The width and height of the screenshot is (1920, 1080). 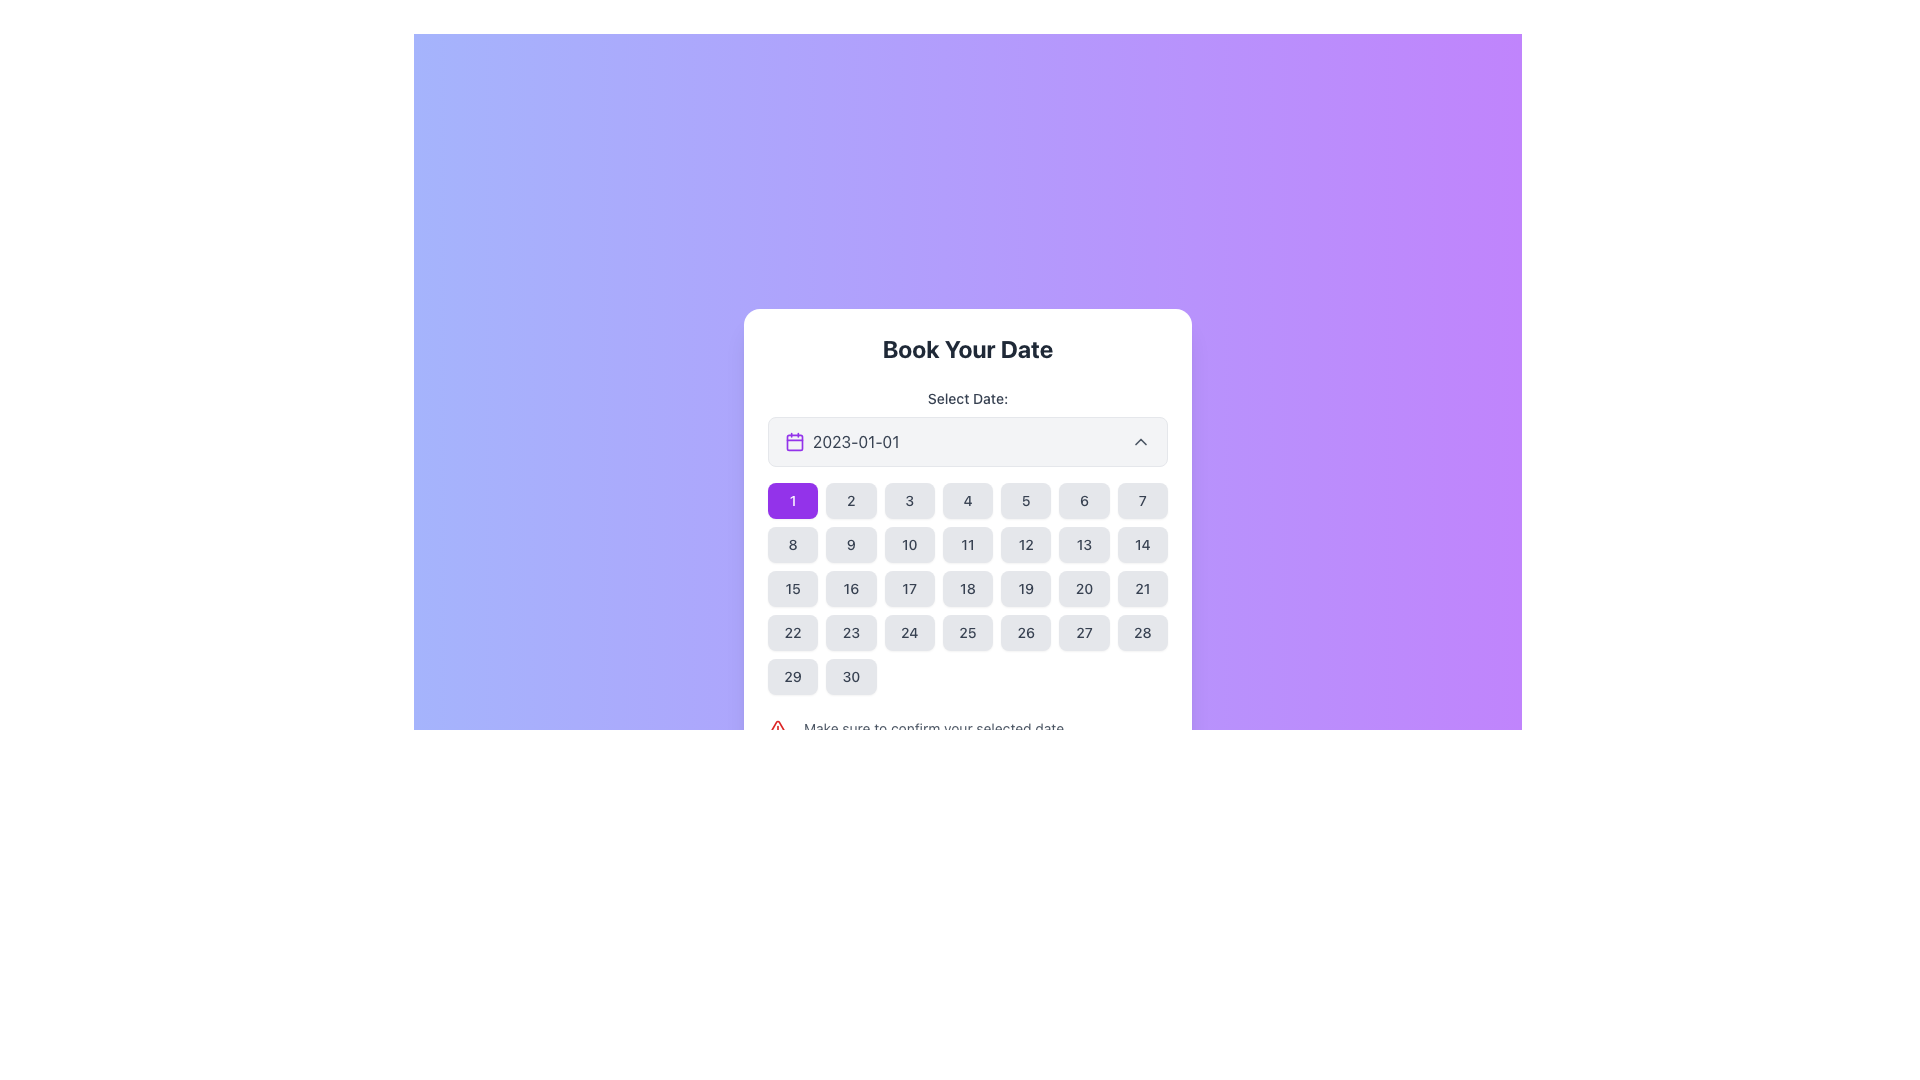 I want to click on the rectangular button displaying the number '26' in a medium-gray color, so click(x=1026, y=632).